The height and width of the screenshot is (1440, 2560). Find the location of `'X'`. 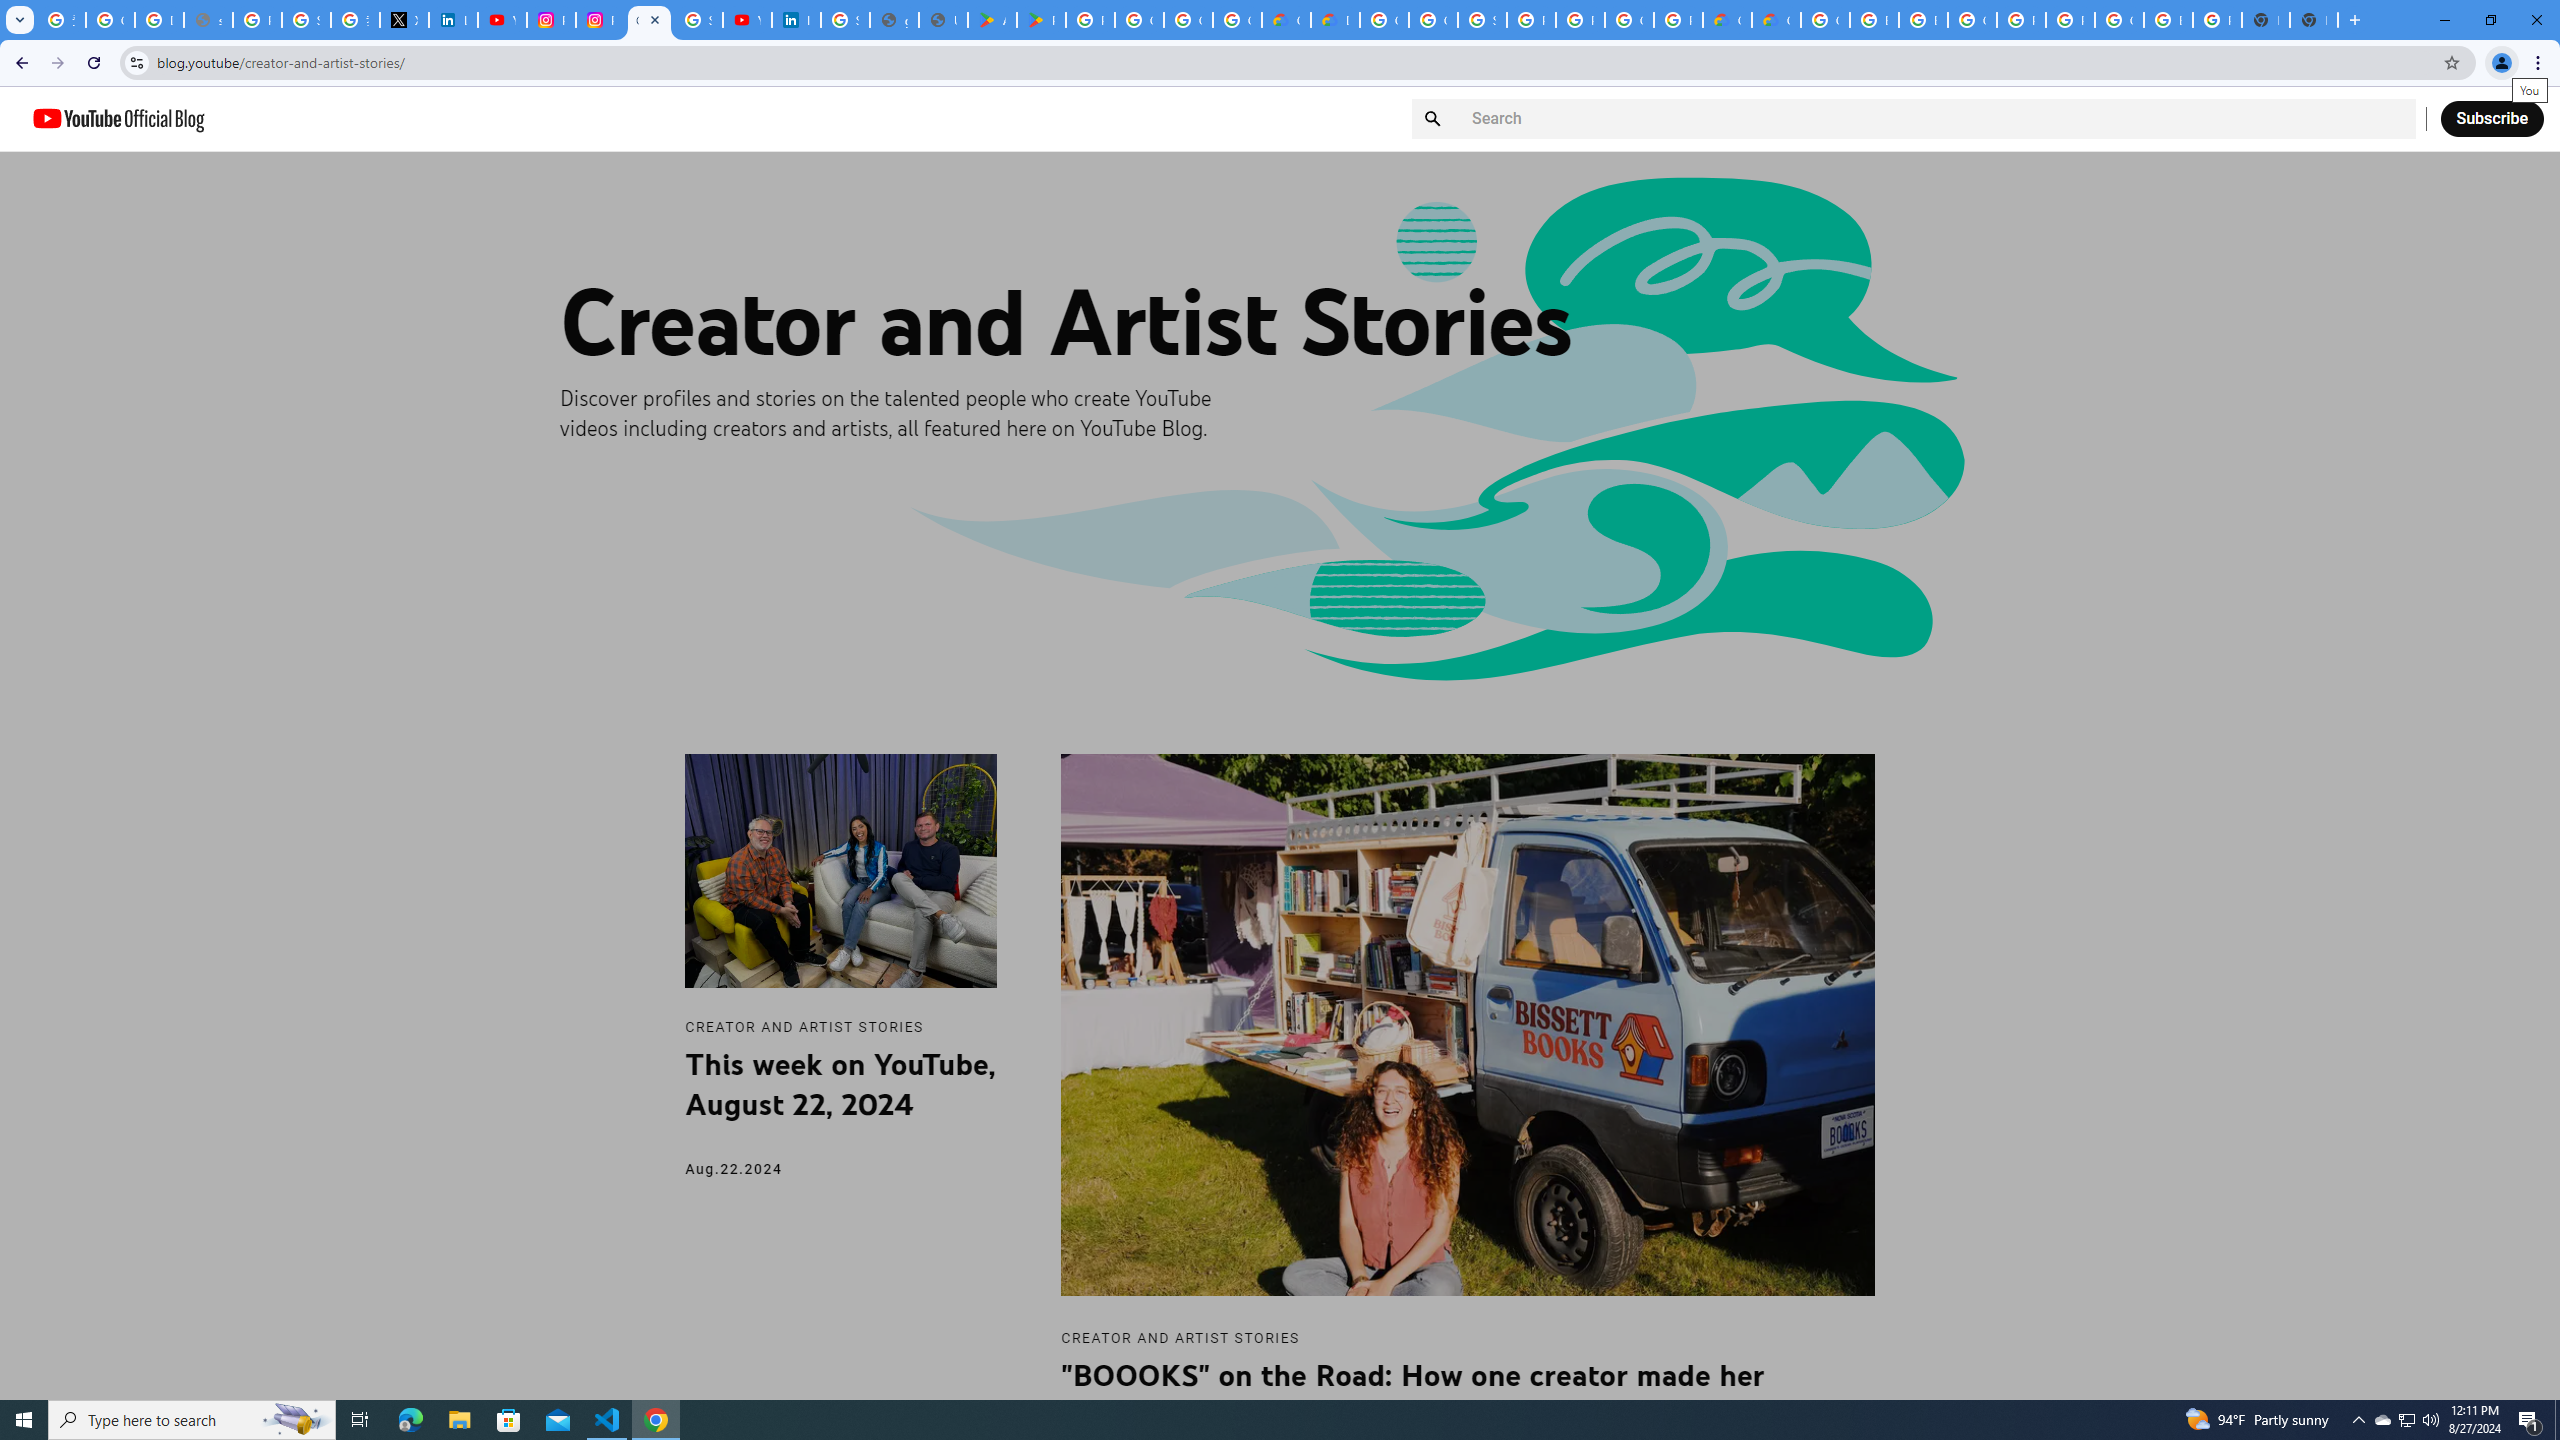

'X' is located at coordinates (403, 19).